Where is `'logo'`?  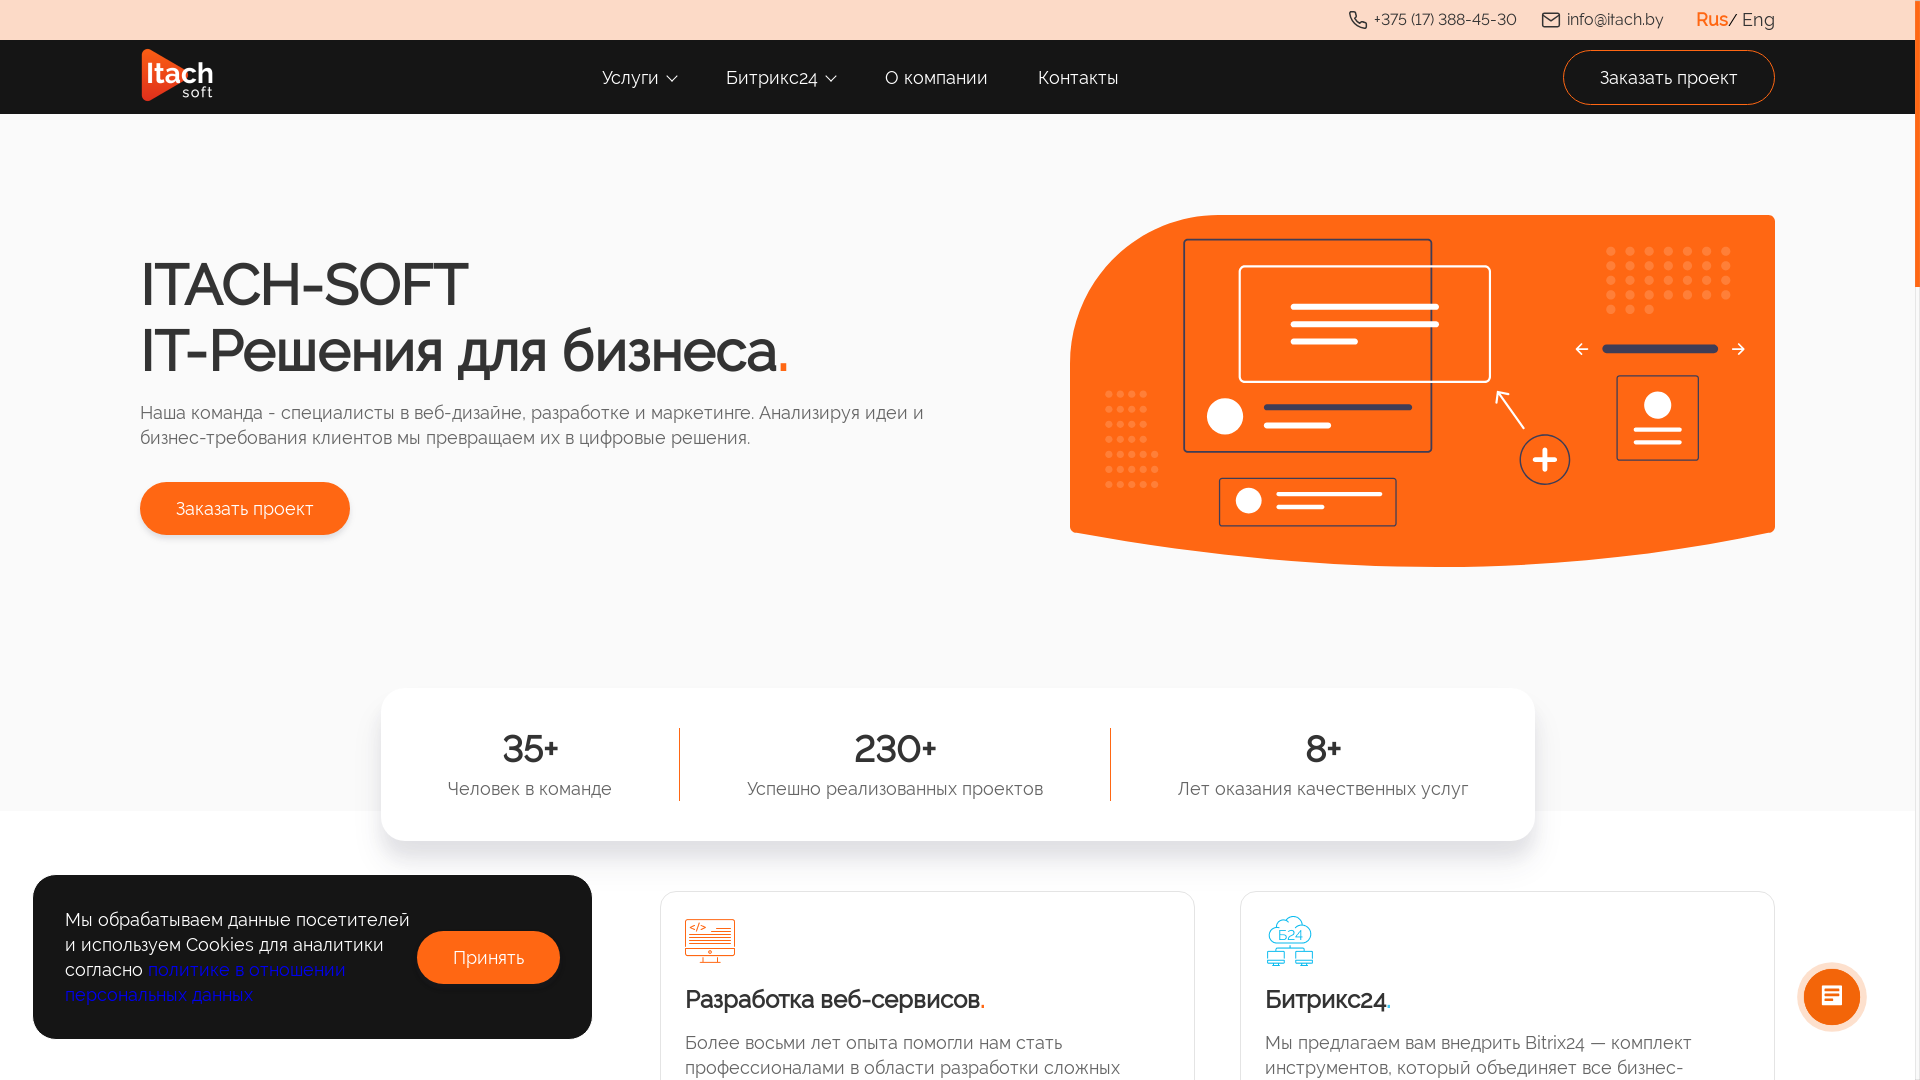 'logo' is located at coordinates (177, 73).